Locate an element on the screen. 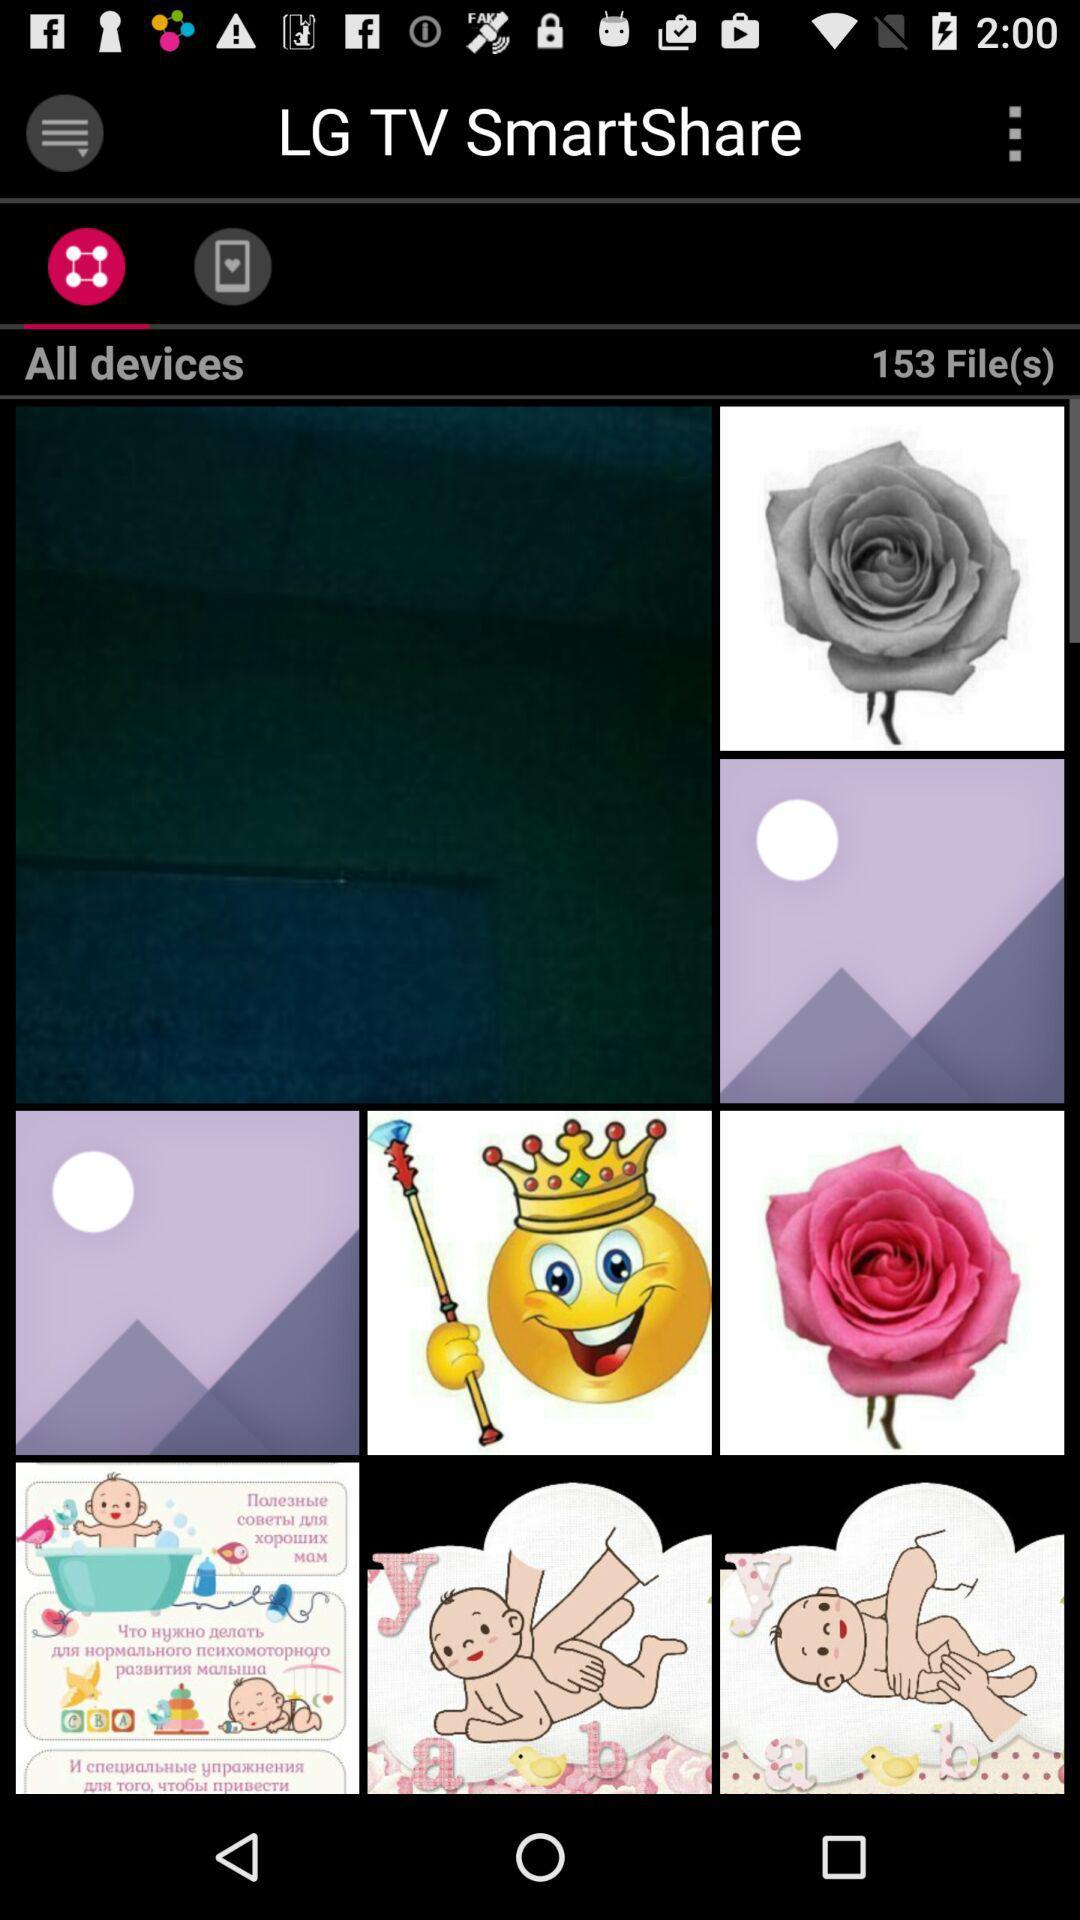 This screenshot has width=1080, height=1920. the app next to 153 file(s) app is located at coordinates (231, 265).